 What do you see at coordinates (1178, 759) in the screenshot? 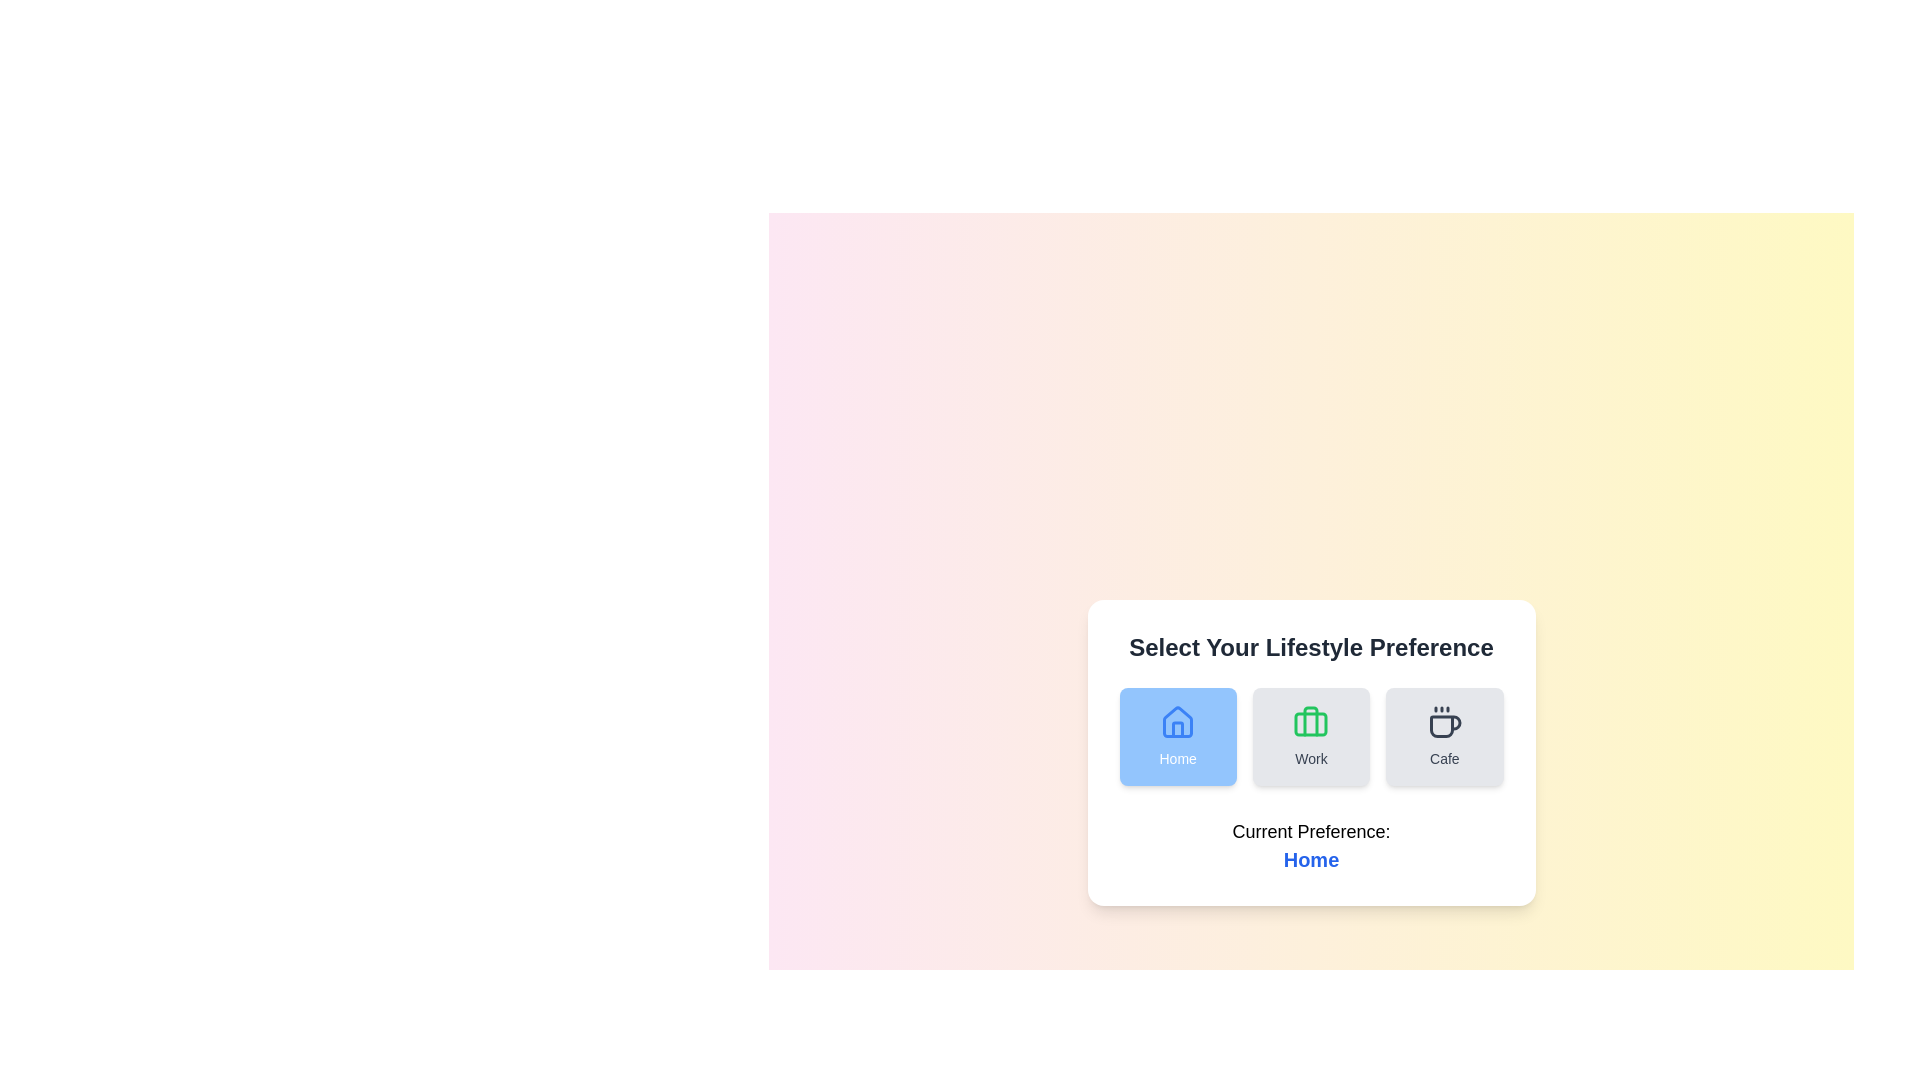
I see `the static text label that identifies the 'Home' lifestyle preference option, located beneath the house icon in the first card of the lifestyle preferences` at bounding box center [1178, 759].